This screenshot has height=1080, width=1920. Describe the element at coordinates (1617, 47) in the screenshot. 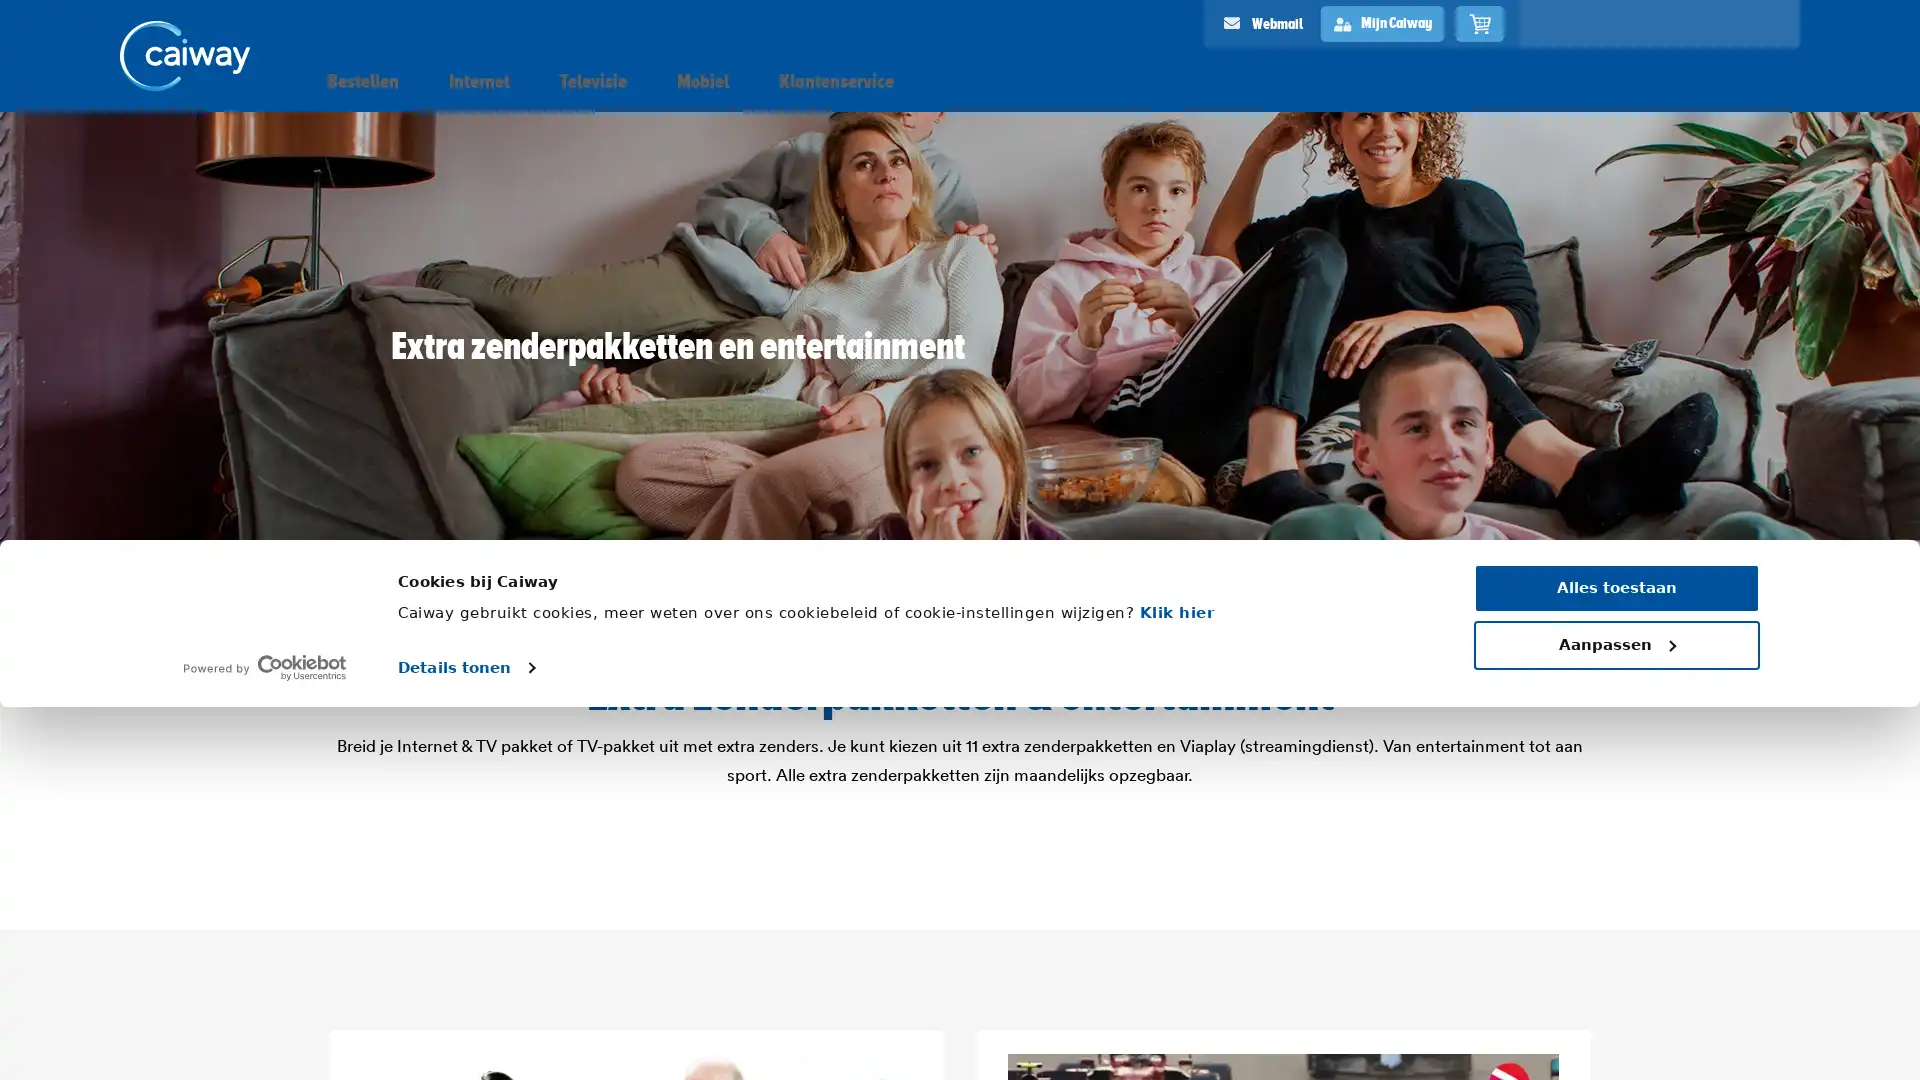

I see `Alles toestaan` at that location.